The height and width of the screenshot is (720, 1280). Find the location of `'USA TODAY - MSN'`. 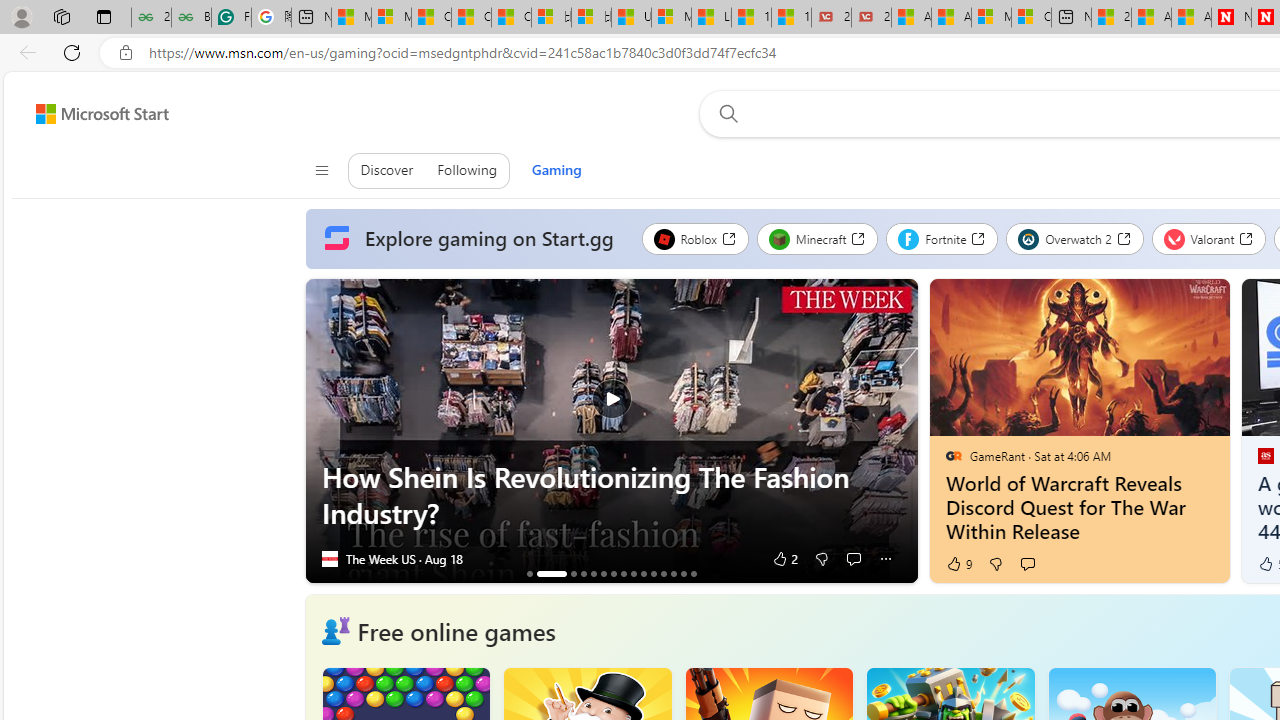

'USA TODAY - MSN' is located at coordinates (630, 17).